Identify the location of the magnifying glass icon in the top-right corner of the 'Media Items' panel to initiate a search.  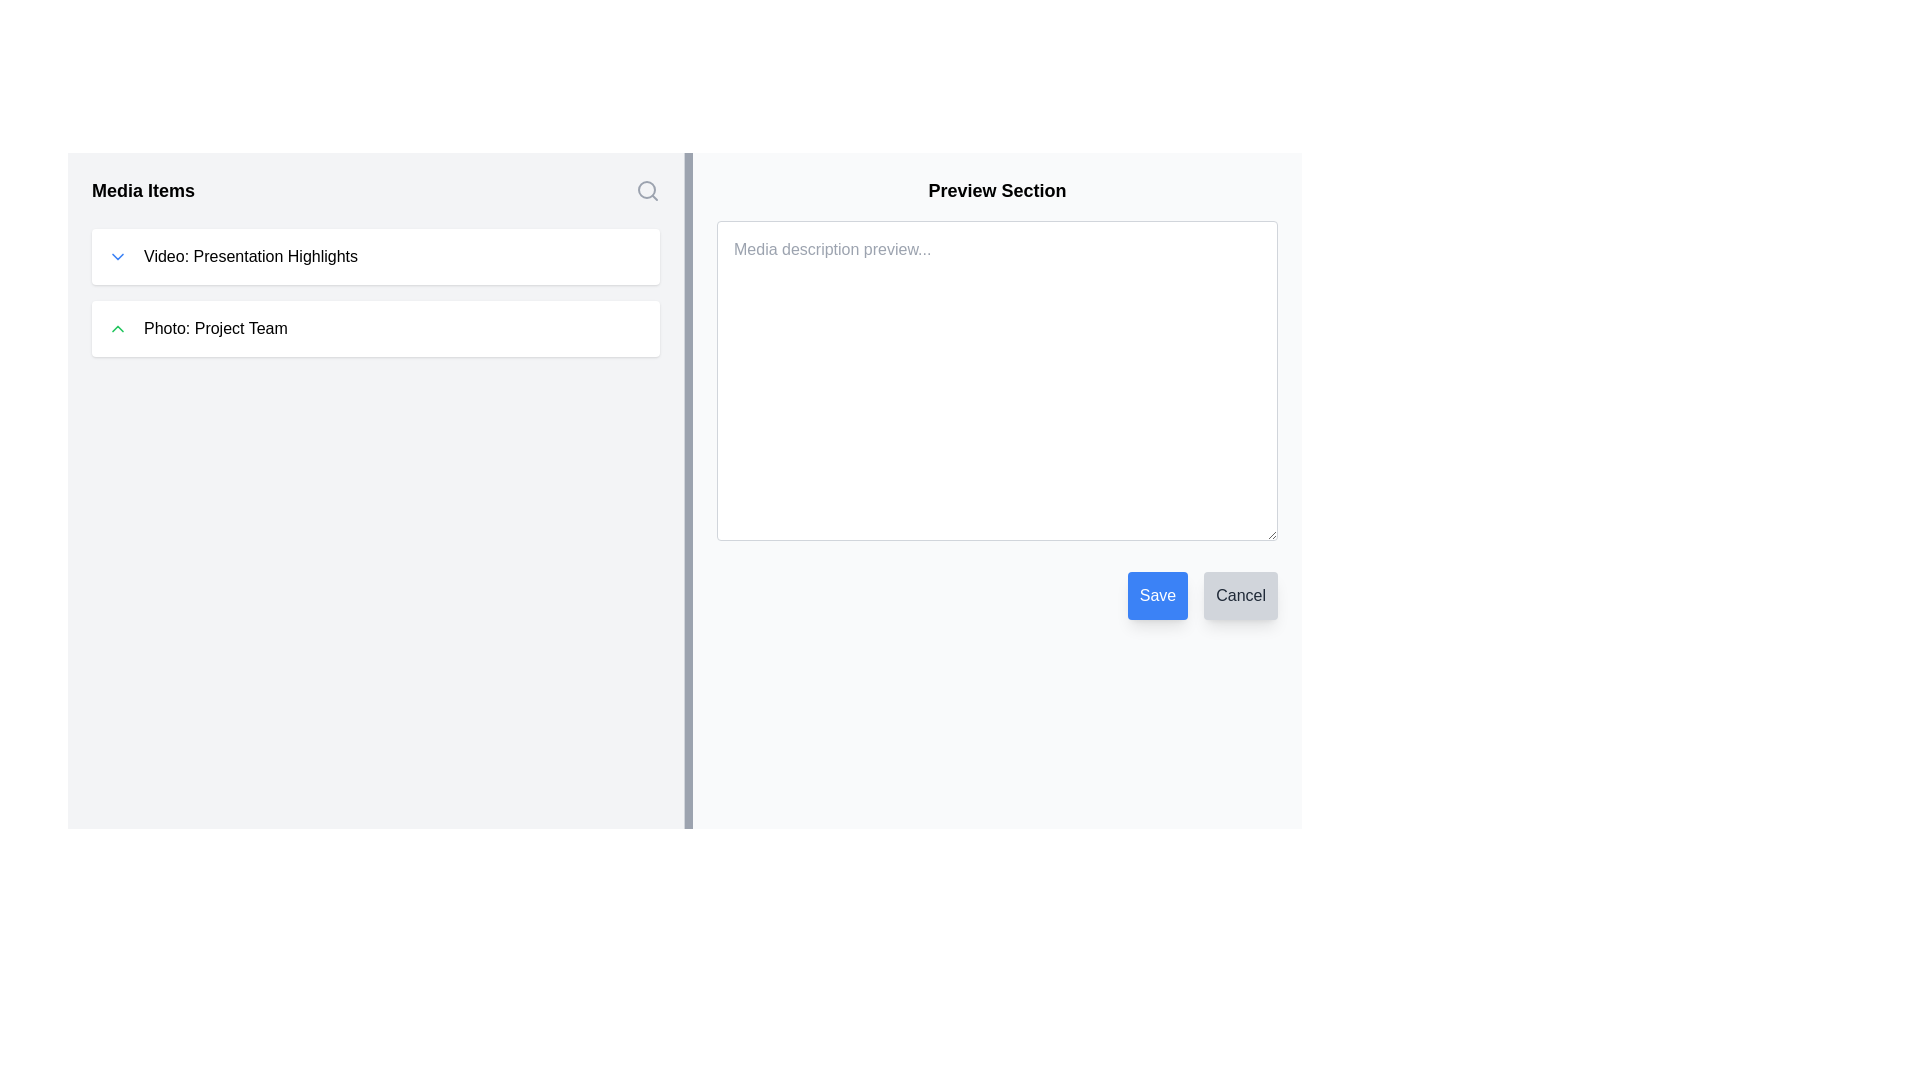
(648, 191).